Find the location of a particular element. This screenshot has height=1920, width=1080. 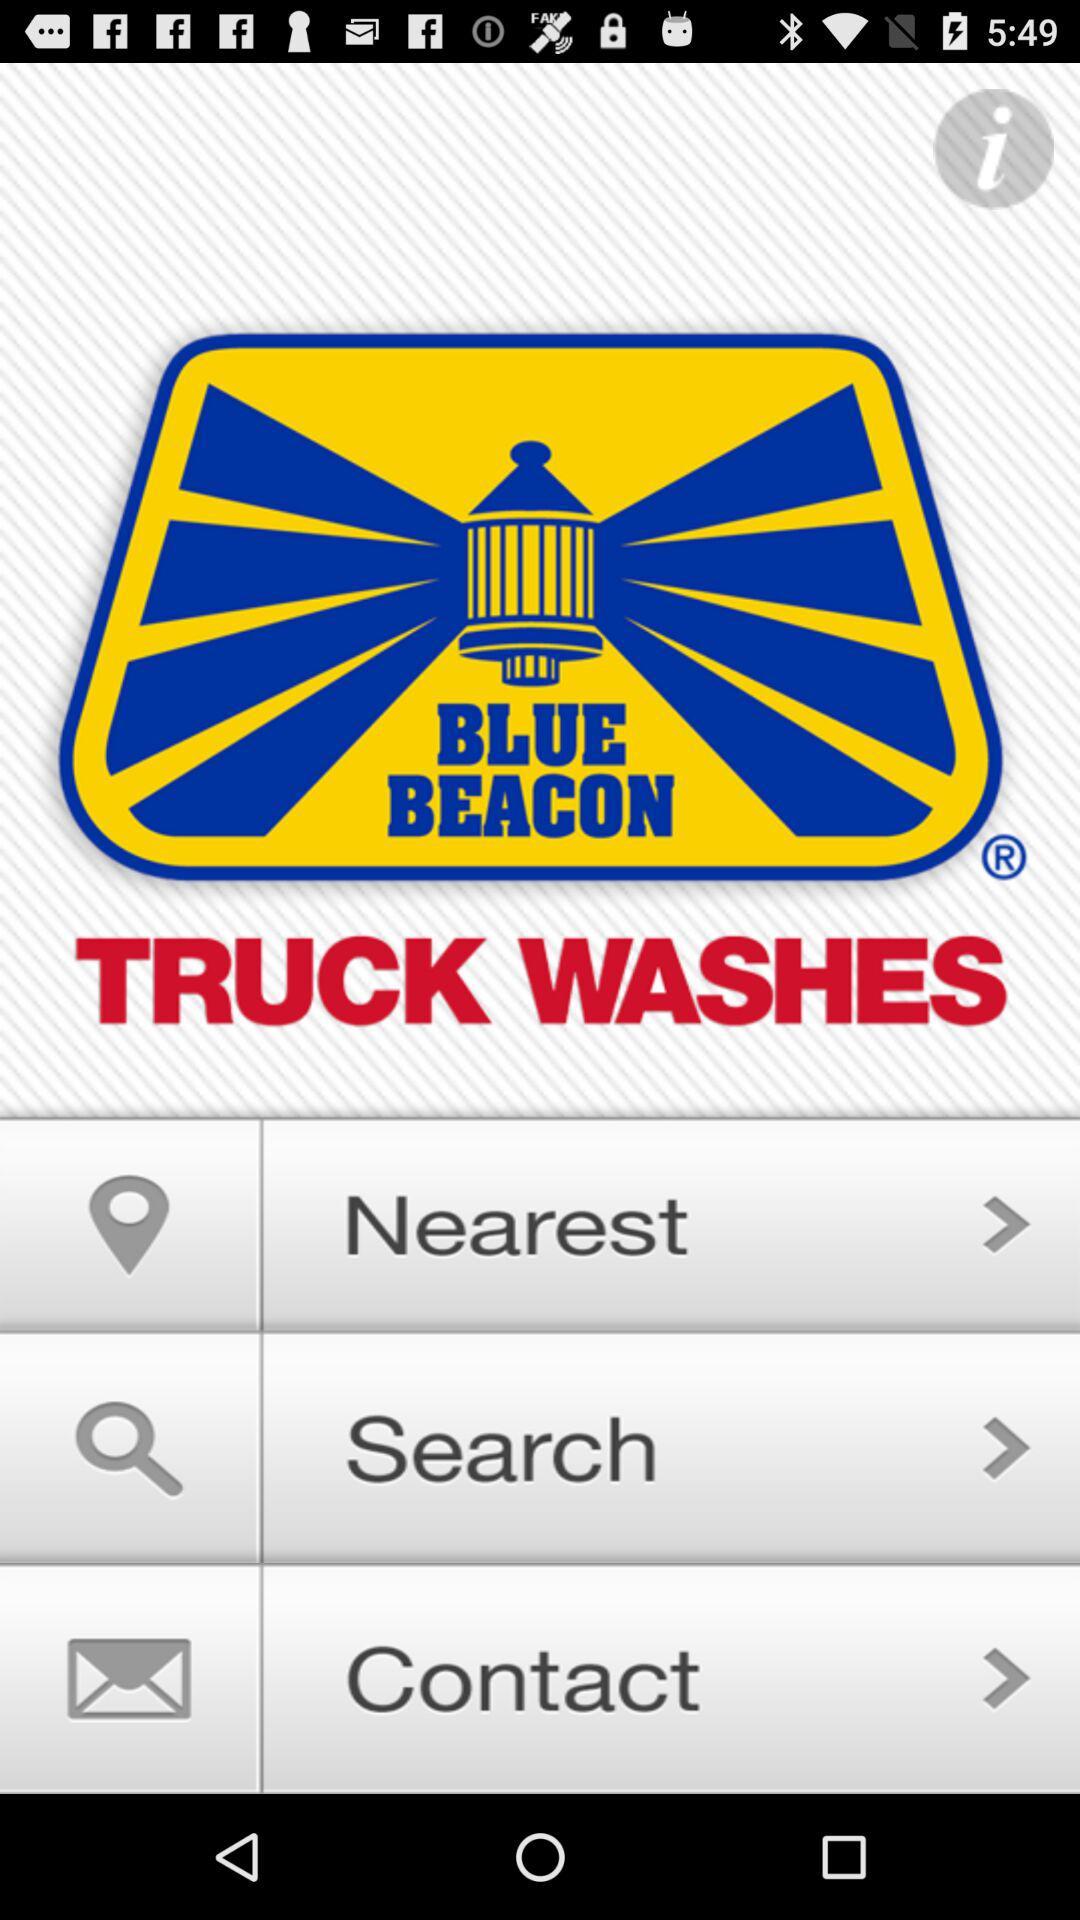

open contact is located at coordinates (540, 1678).